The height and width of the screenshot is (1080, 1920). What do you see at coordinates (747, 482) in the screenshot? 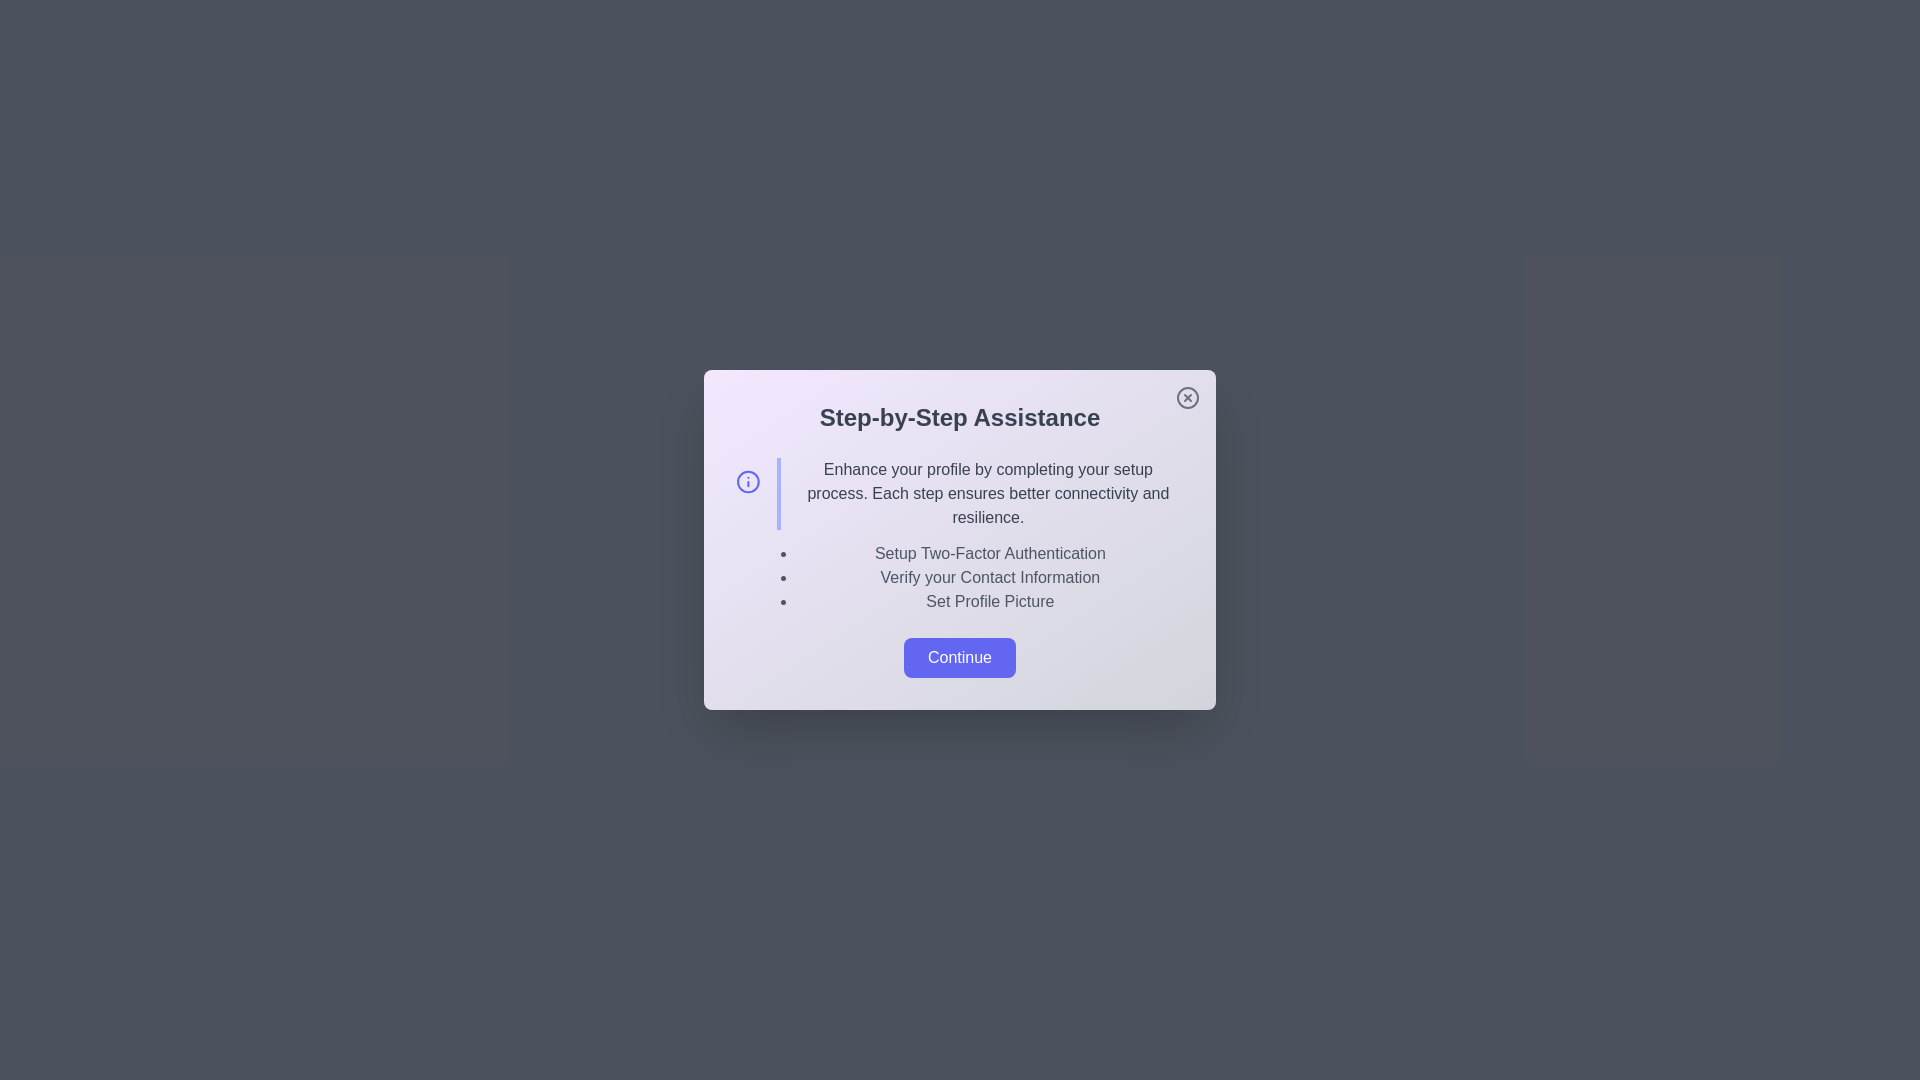
I see `the informational icon to trigger its functionality` at bounding box center [747, 482].